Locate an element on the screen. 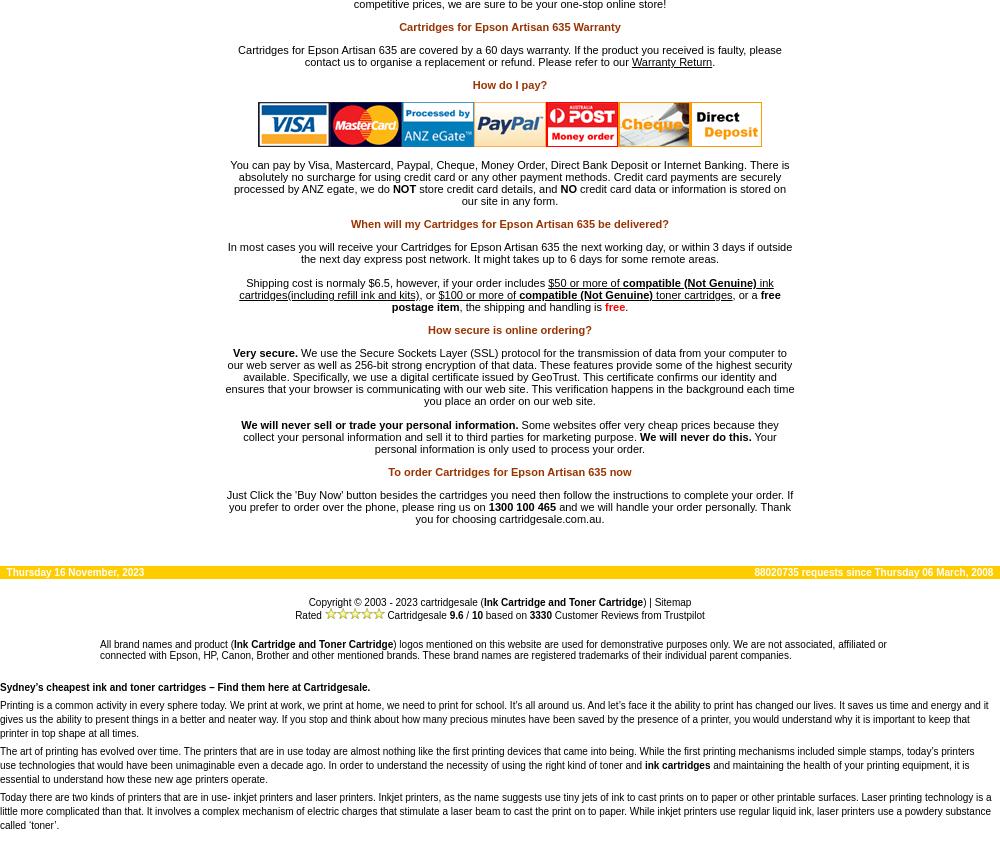 The width and height of the screenshot is (1000, 863). 'Sydney’s cheapest ink and toner cartridges – Find them here at Cartridgesale.' is located at coordinates (185, 686).